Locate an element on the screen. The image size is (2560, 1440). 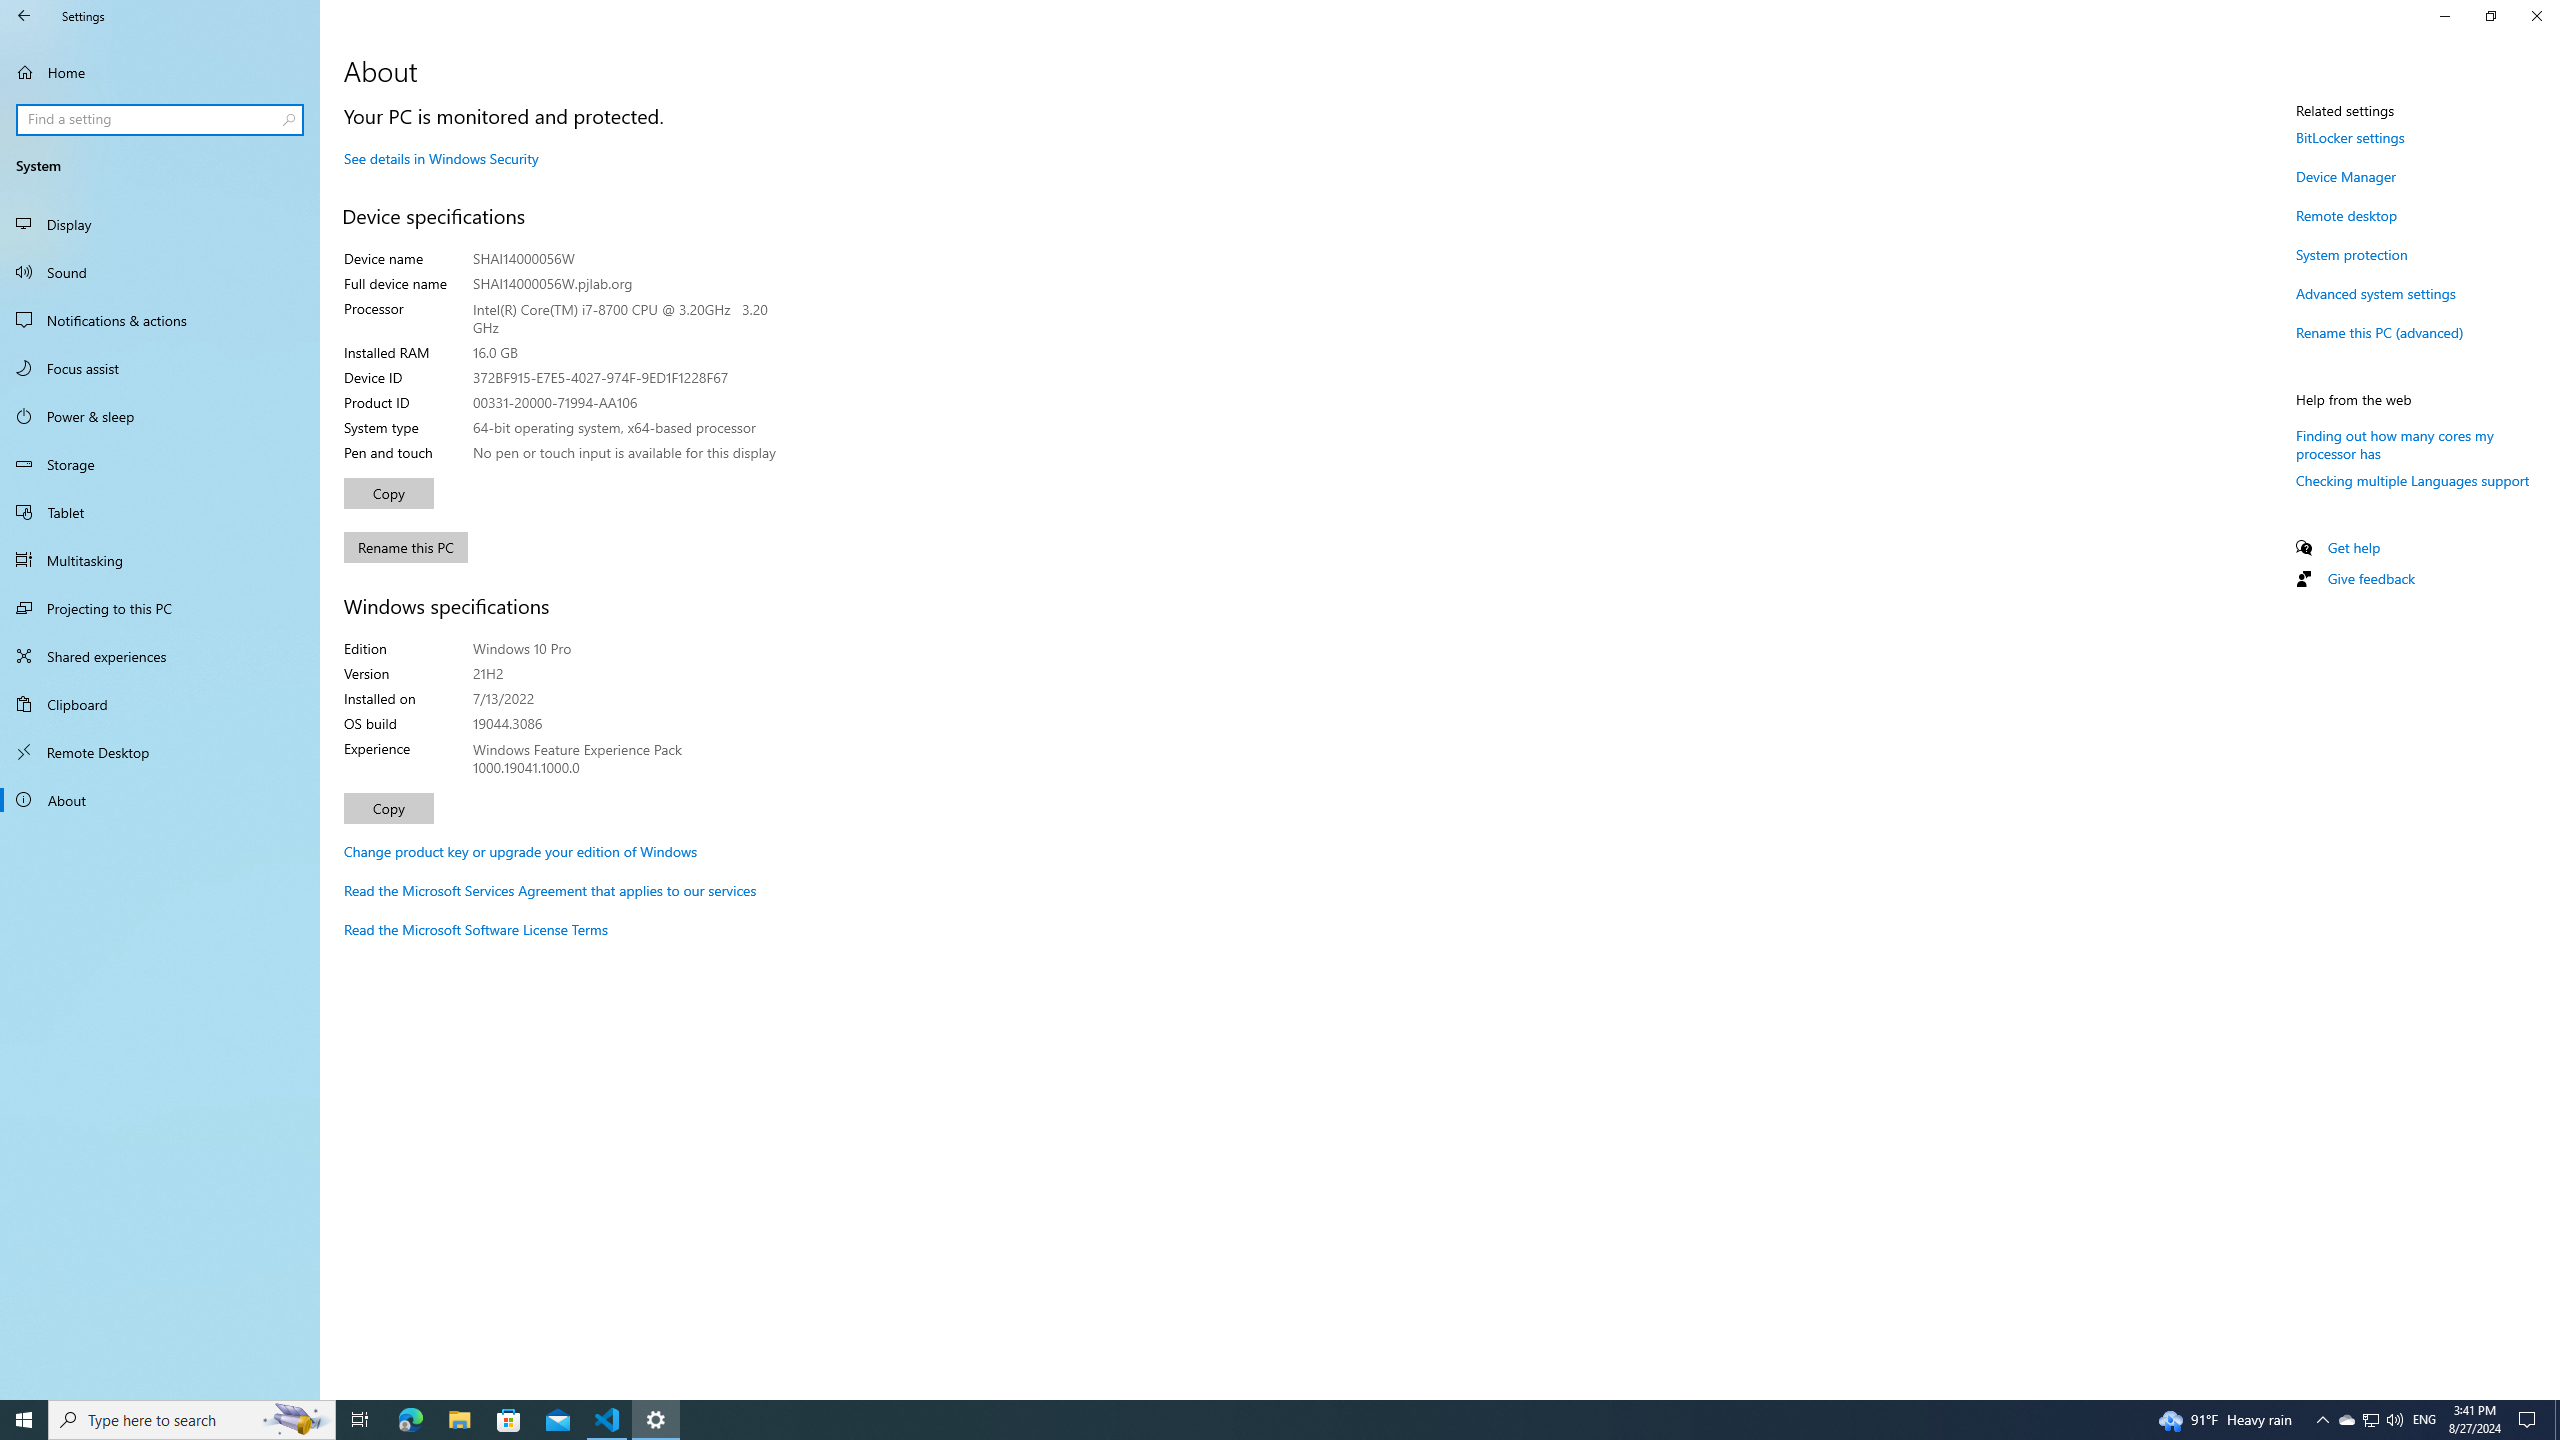
'Advanced system settings' is located at coordinates (2374, 292).